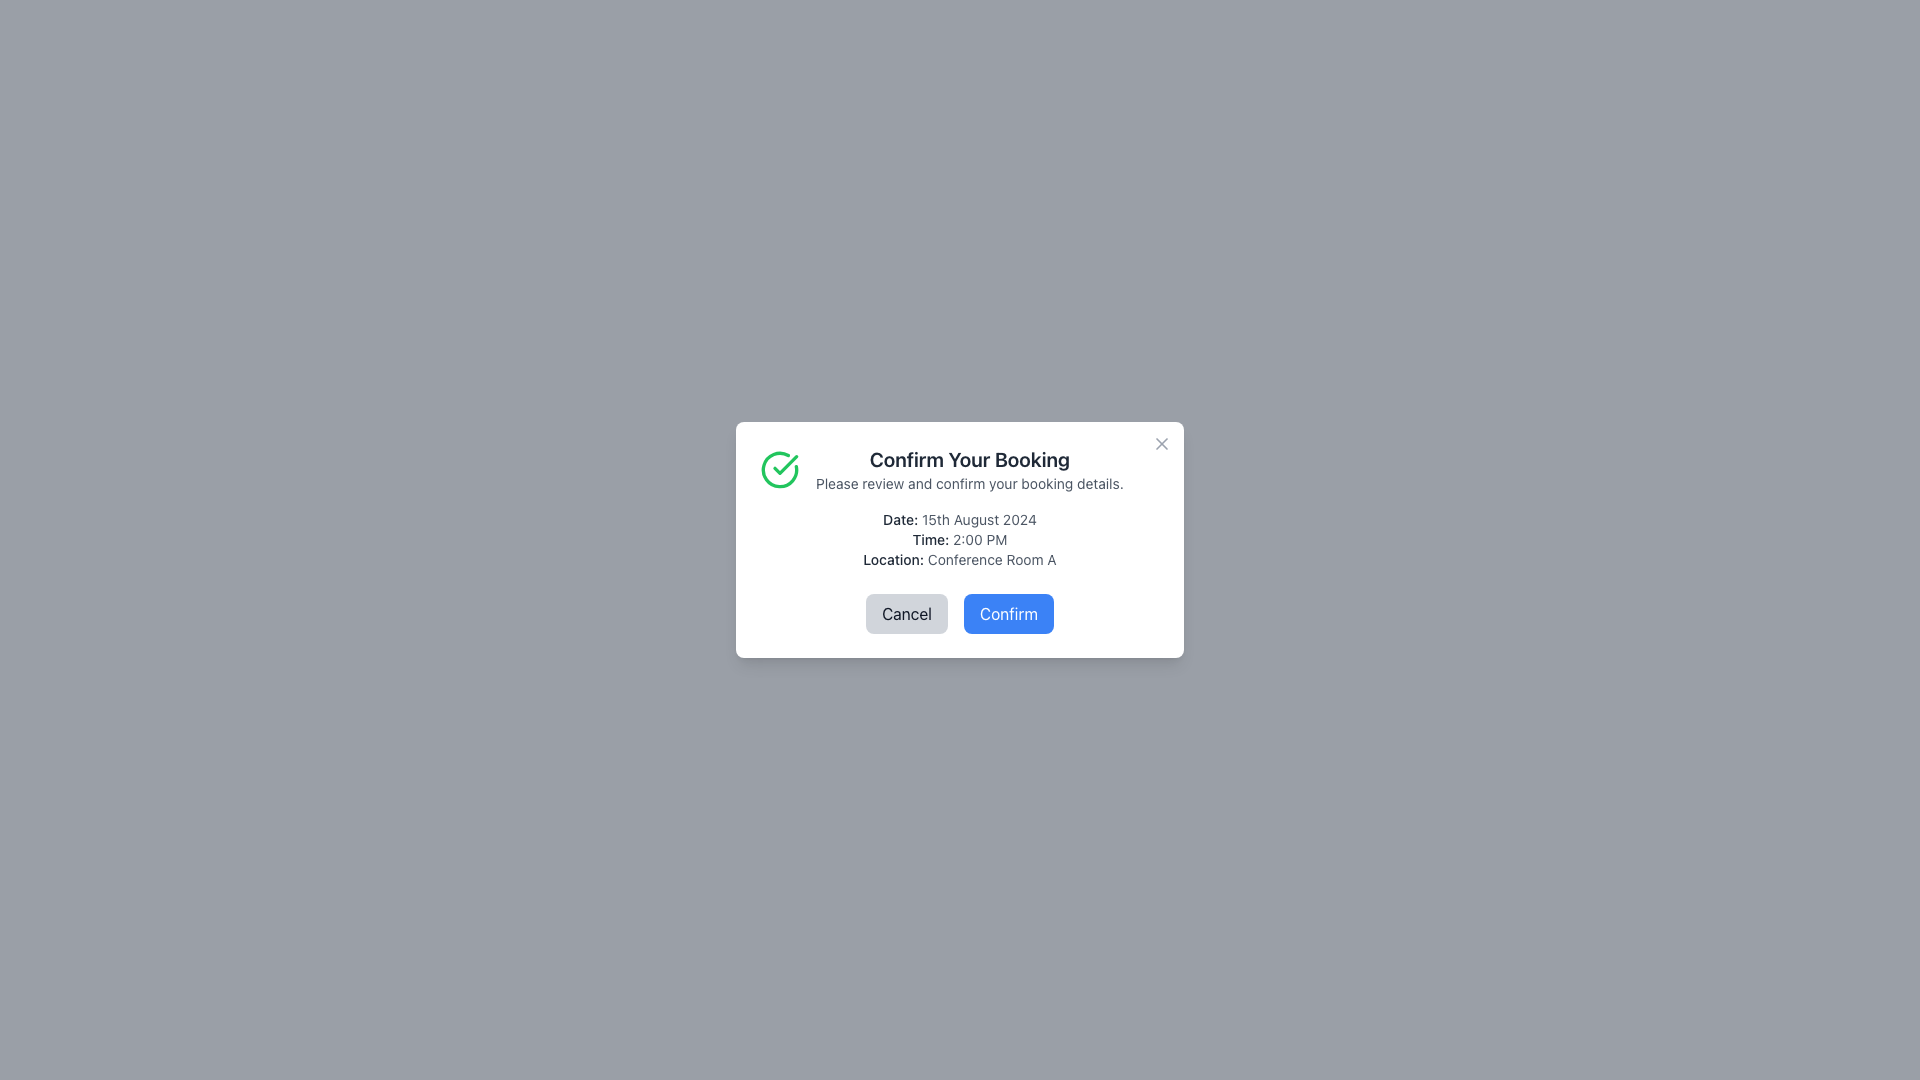 The height and width of the screenshot is (1080, 1920). I want to click on the buttons in the horizontal button group located at the bottom center of the 'Confirm Your Booking' modal, so click(960, 612).